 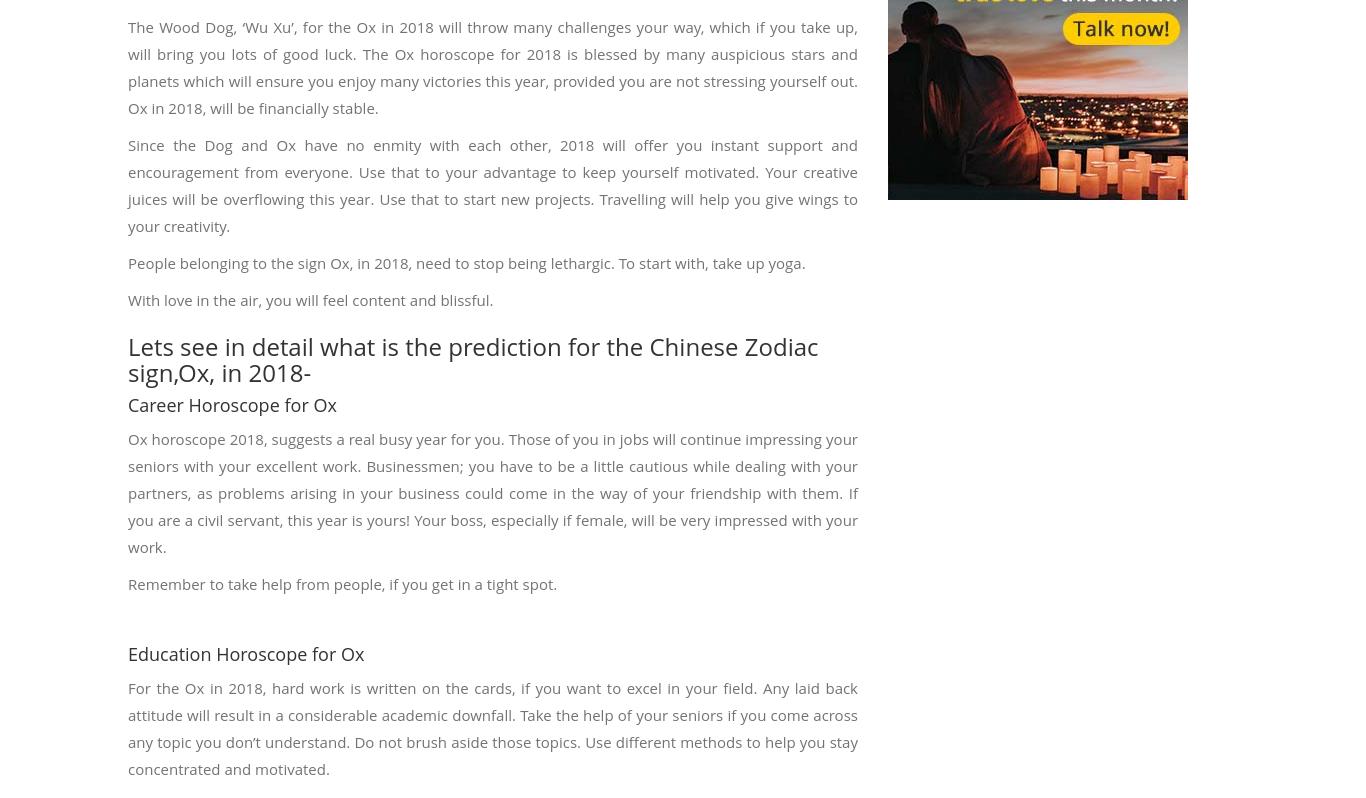 I want to click on 'With love in the air, you will feel content and blissful.', so click(x=310, y=298).